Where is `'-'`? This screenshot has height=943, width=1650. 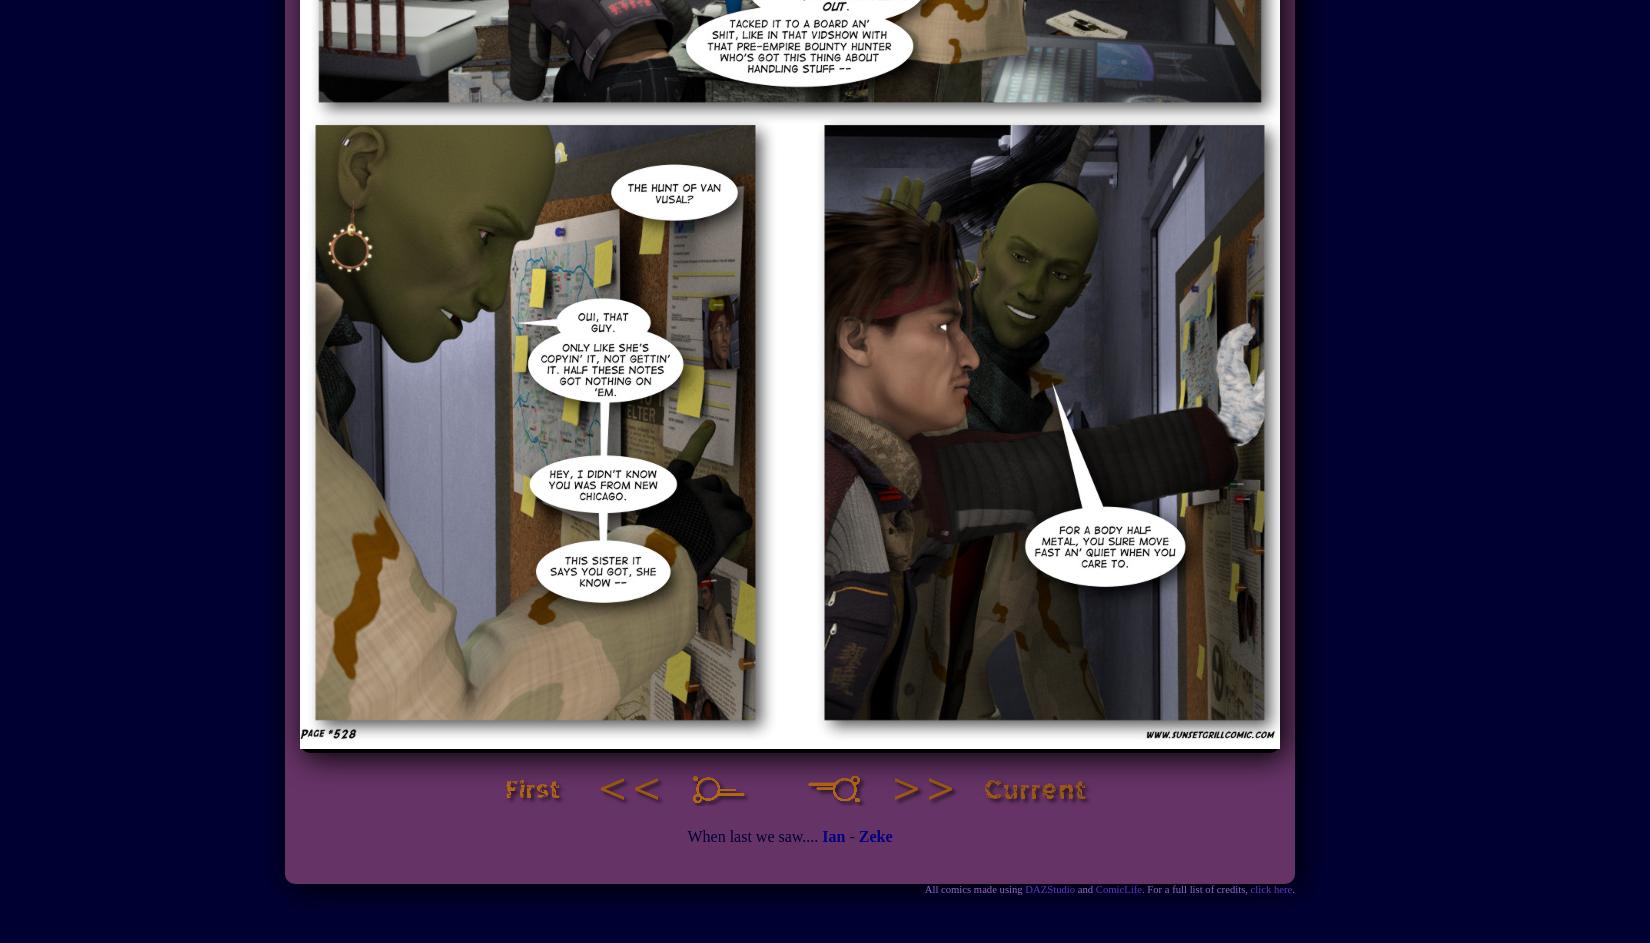 '-' is located at coordinates (851, 835).